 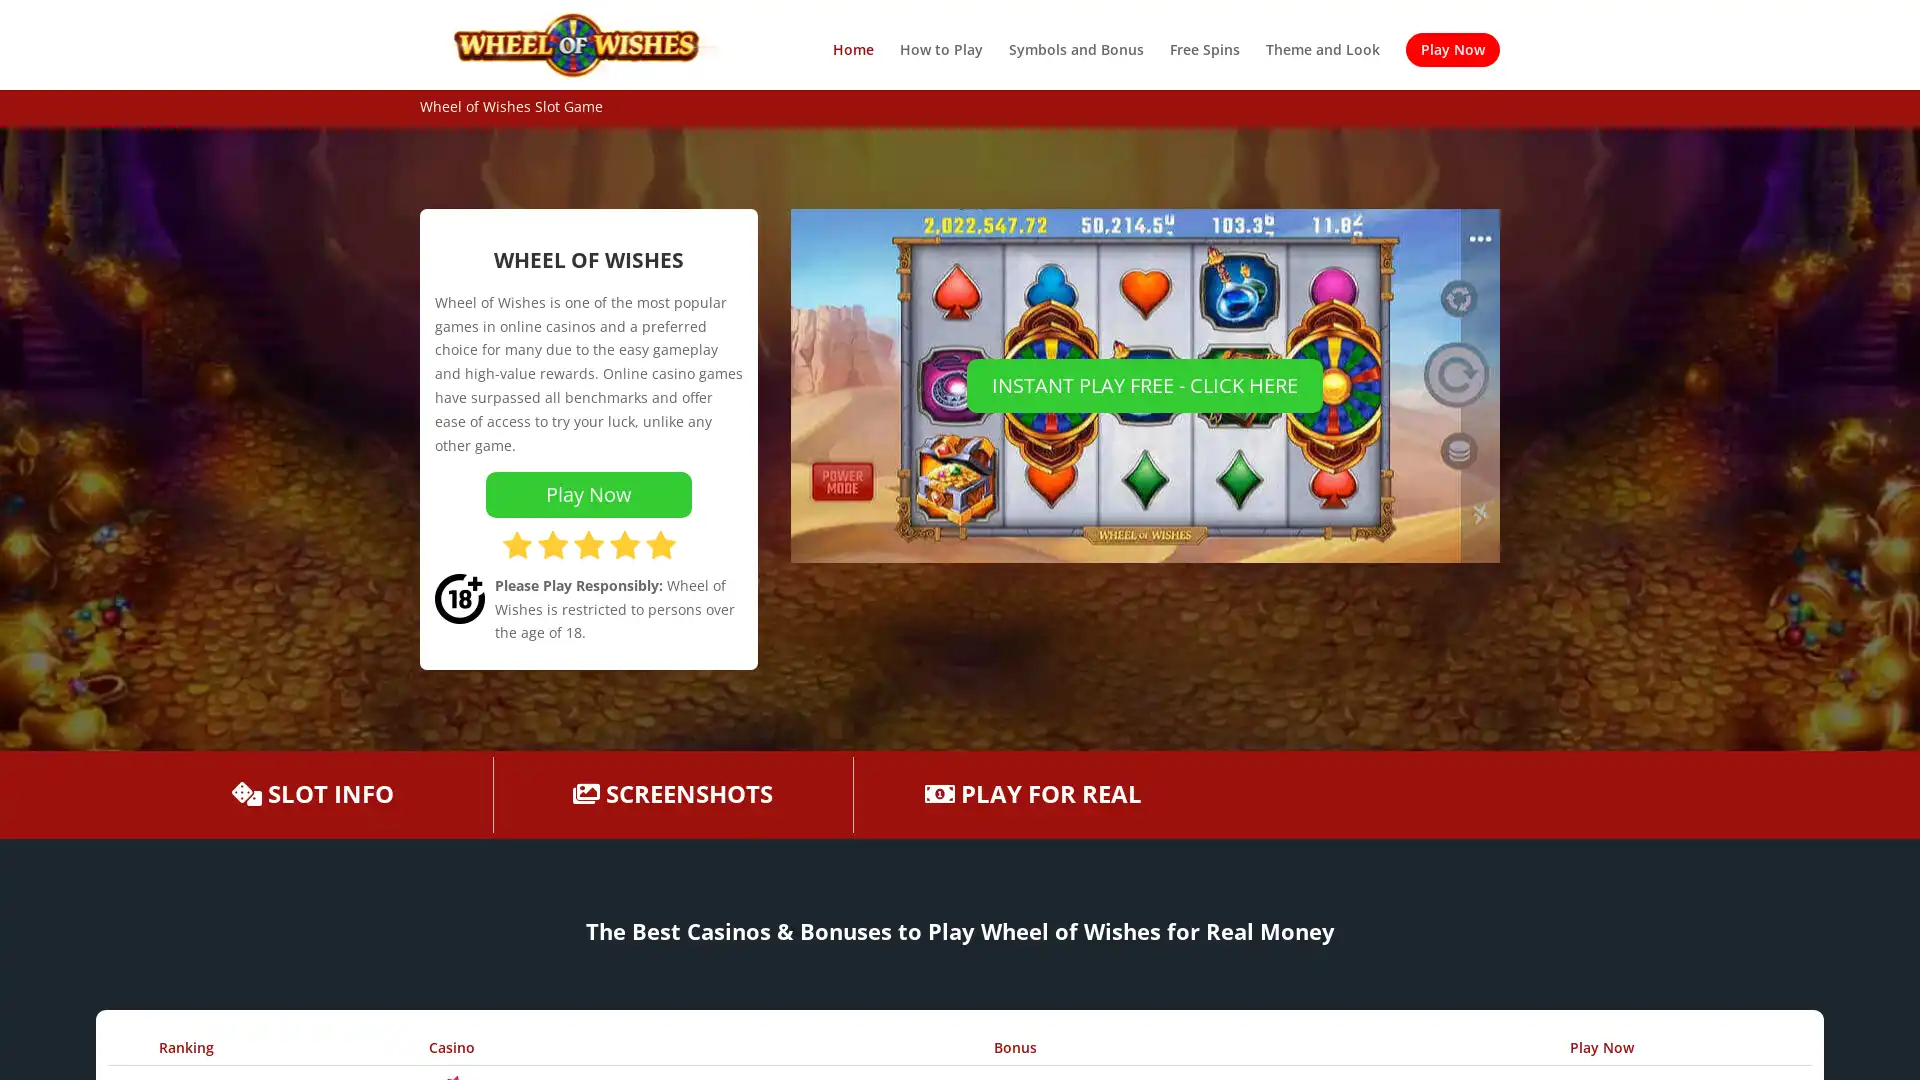 I want to click on INSTANT PLAY FREE - CLICK HERE 5, so click(x=1145, y=385).